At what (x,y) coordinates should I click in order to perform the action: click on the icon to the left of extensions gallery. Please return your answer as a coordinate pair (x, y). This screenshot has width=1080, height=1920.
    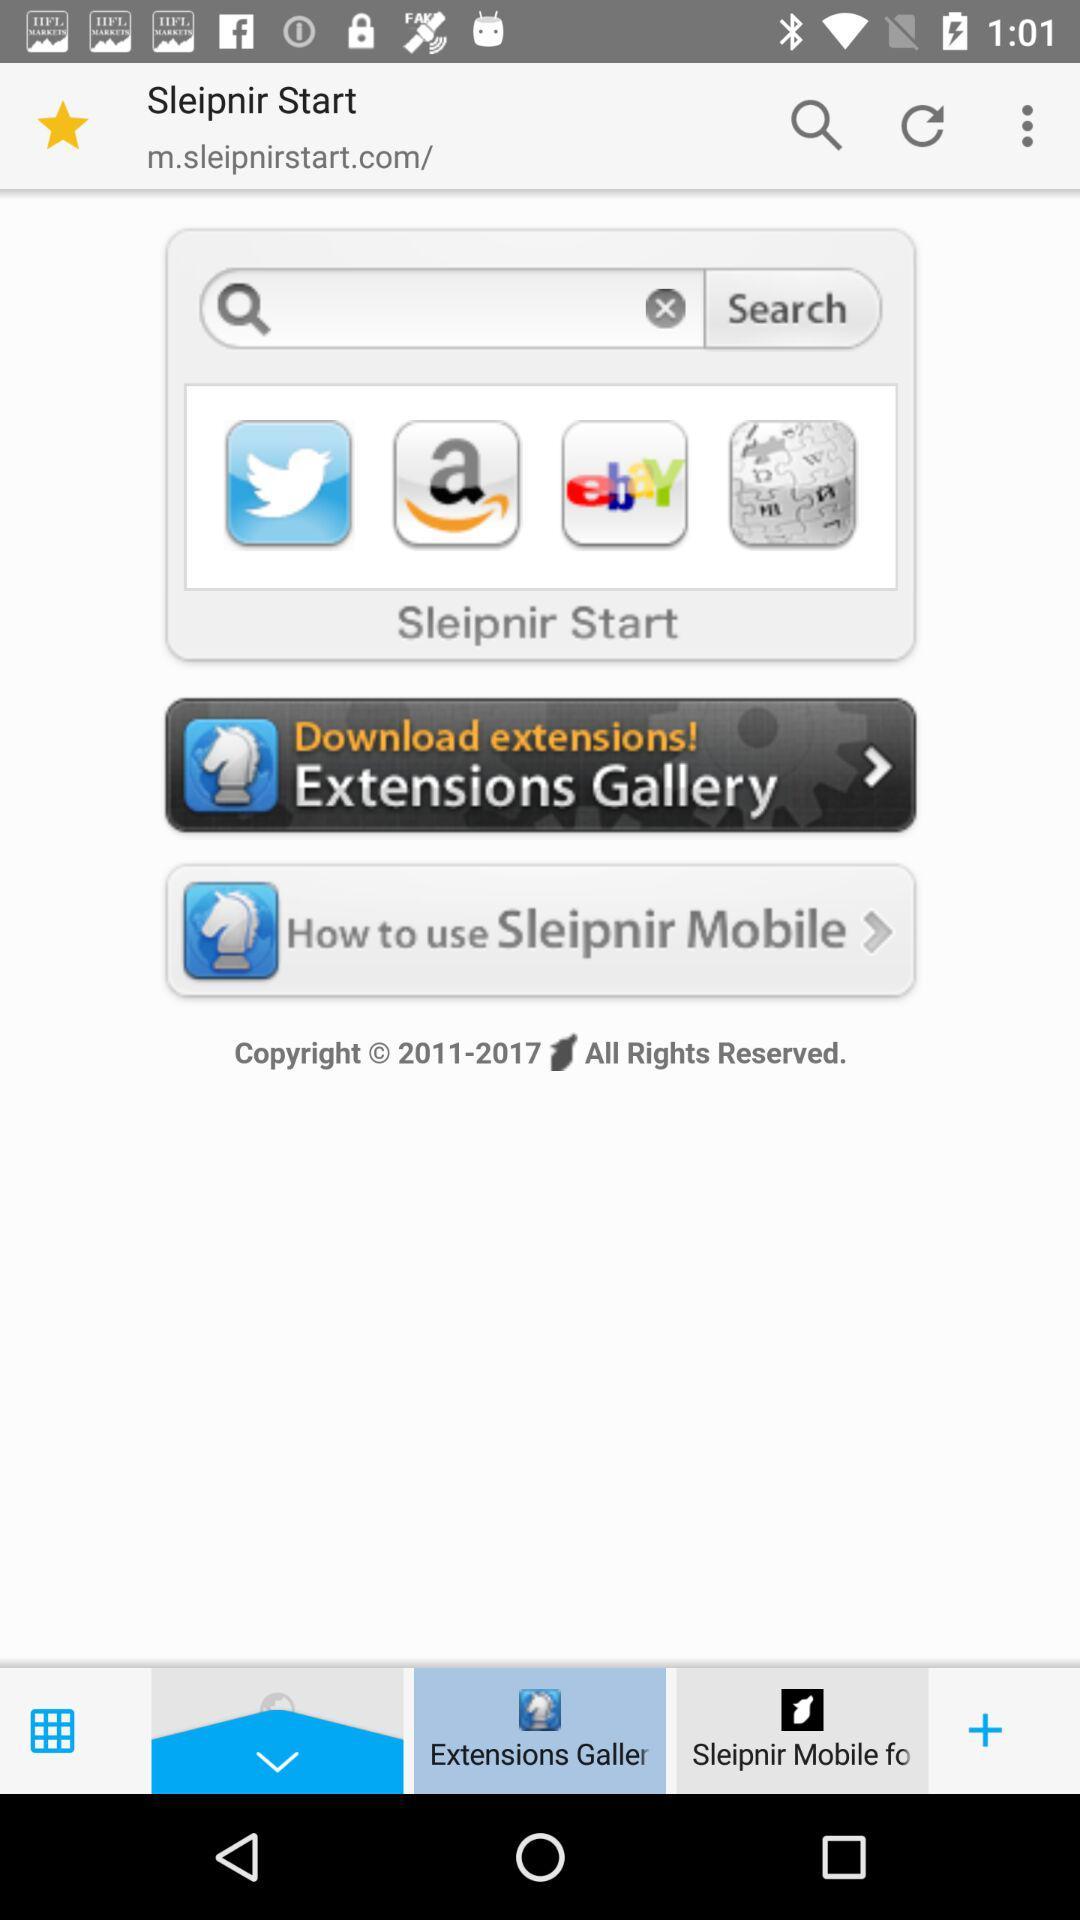
    Looking at the image, I should click on (277, 1708).